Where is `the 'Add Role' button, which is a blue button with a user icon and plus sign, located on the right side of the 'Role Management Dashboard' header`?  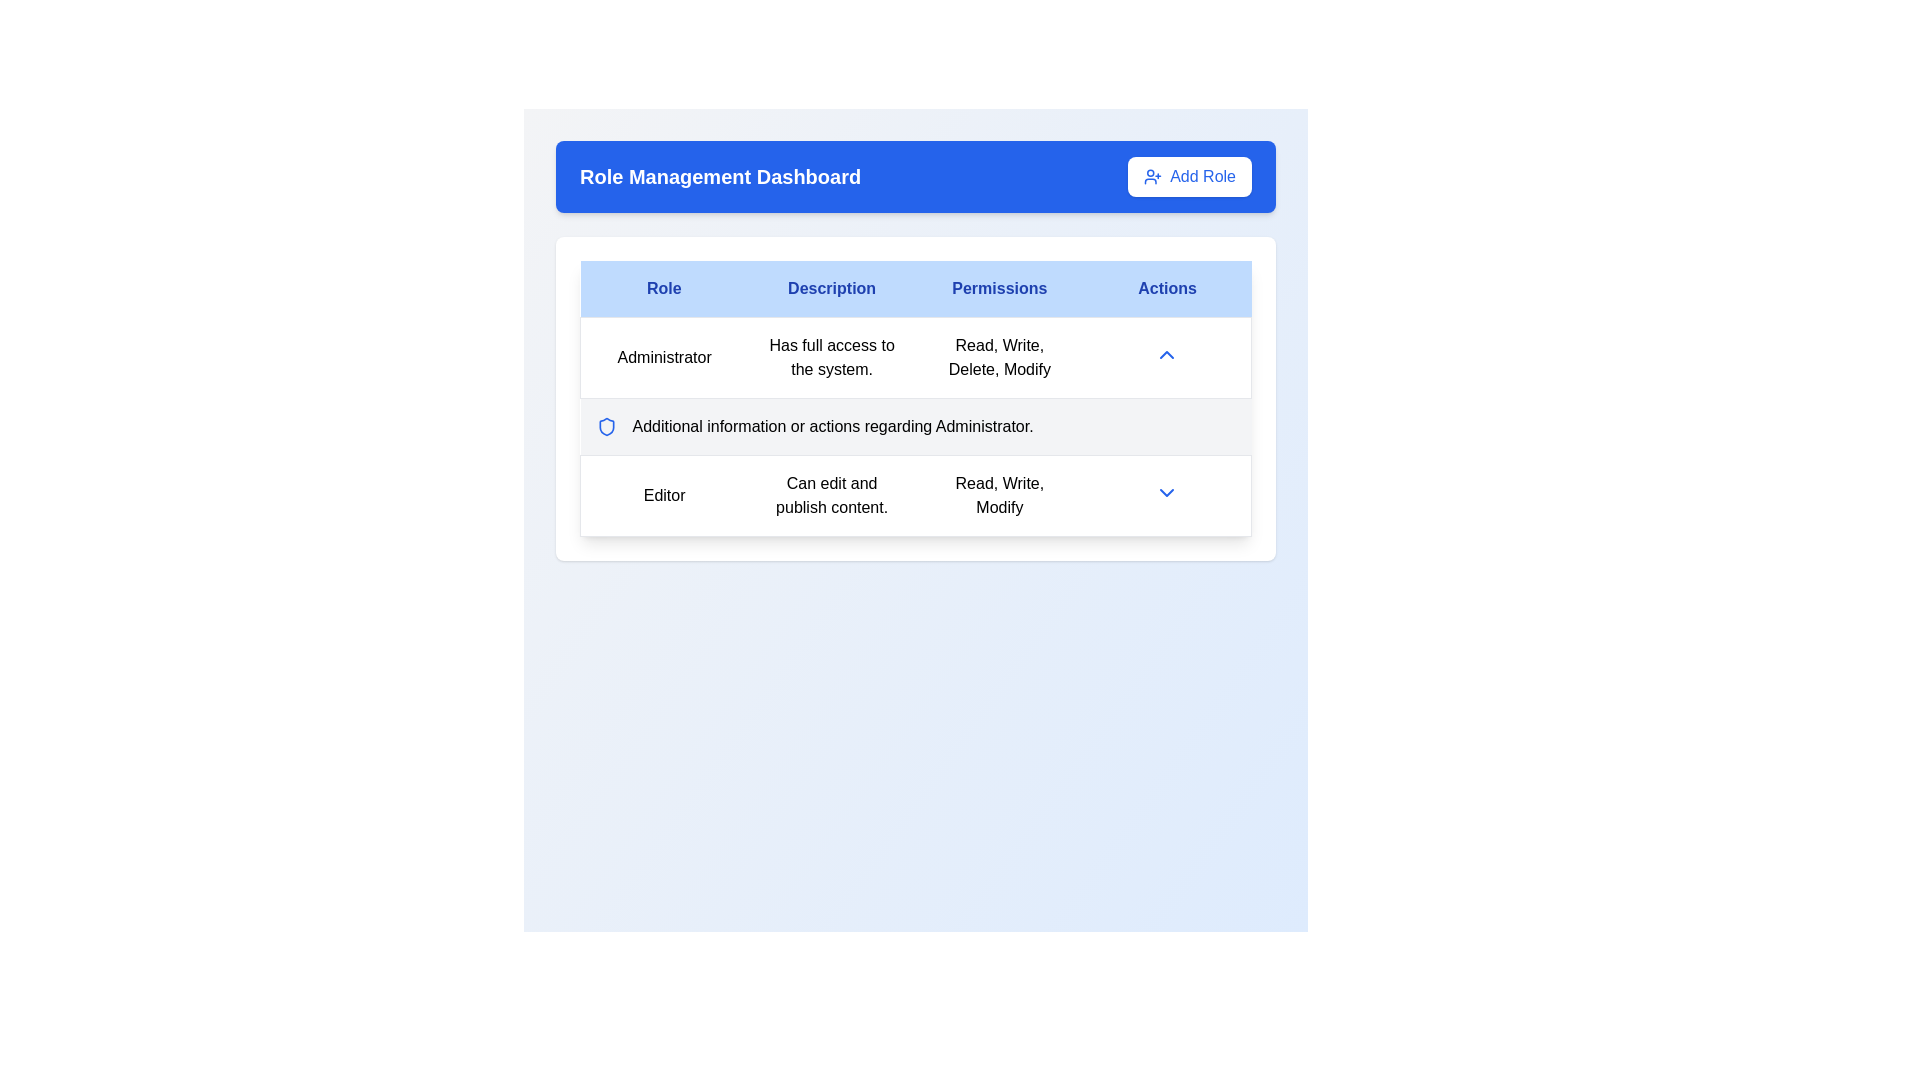
the 'Add Role' button, which is a blue button with a user icon and plus sign, located on the right side of the 'Role Management Dashboard' header is located at coordinates (1190, 176).